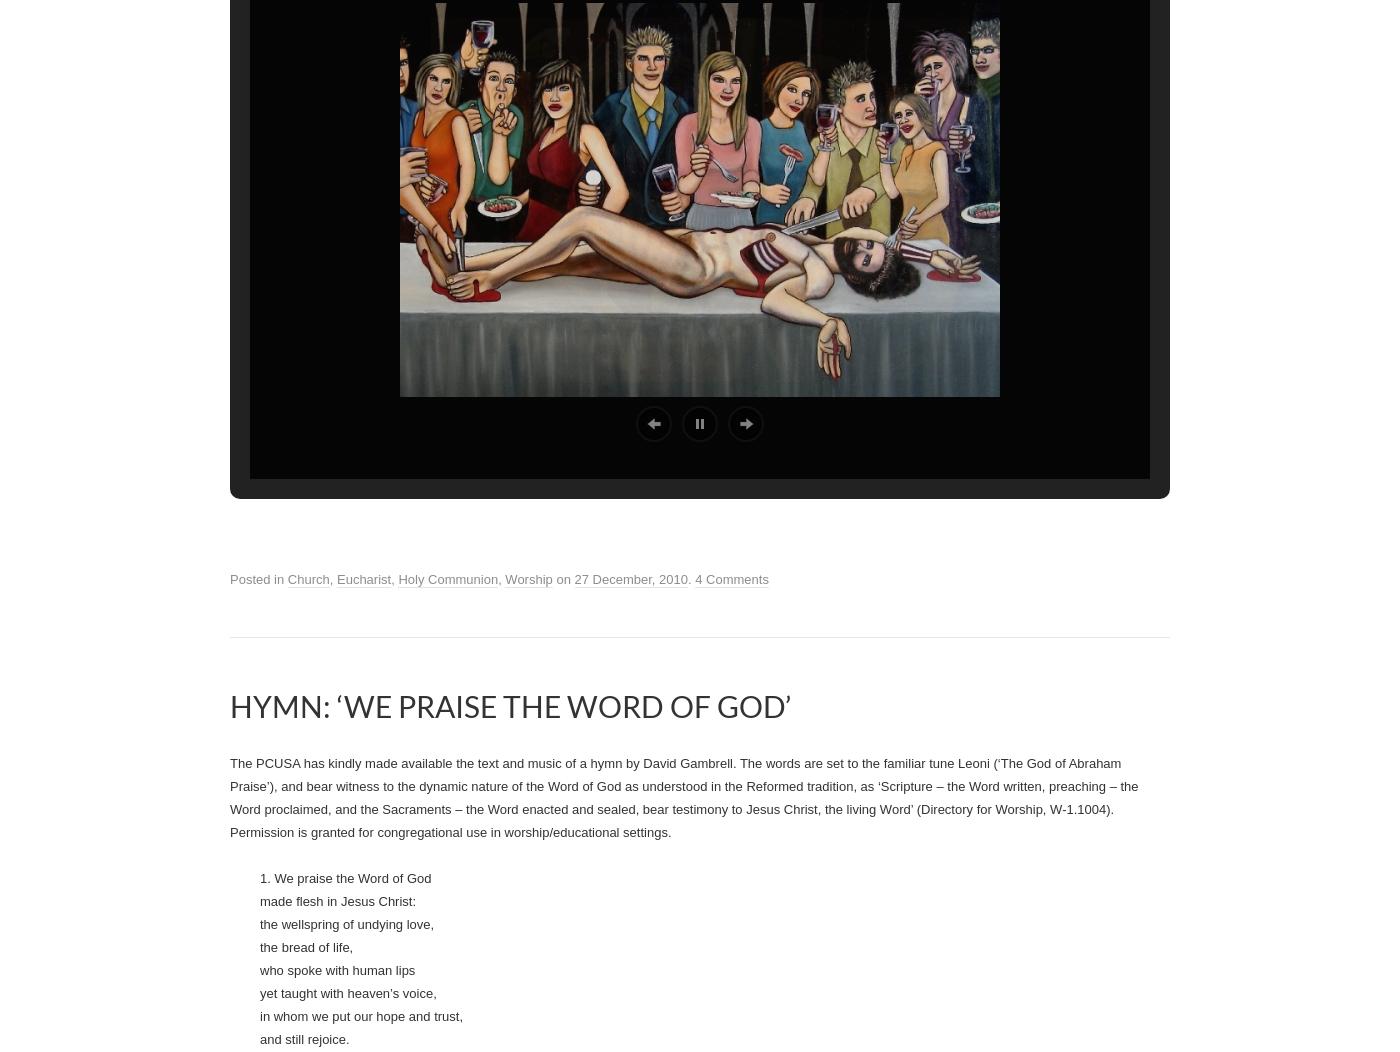 The image size is (1400, 1052). I want to click on 'might be ‘the one who is to come’ (Matt 11.3//Luke 7.19–20).', so click(830, 379).